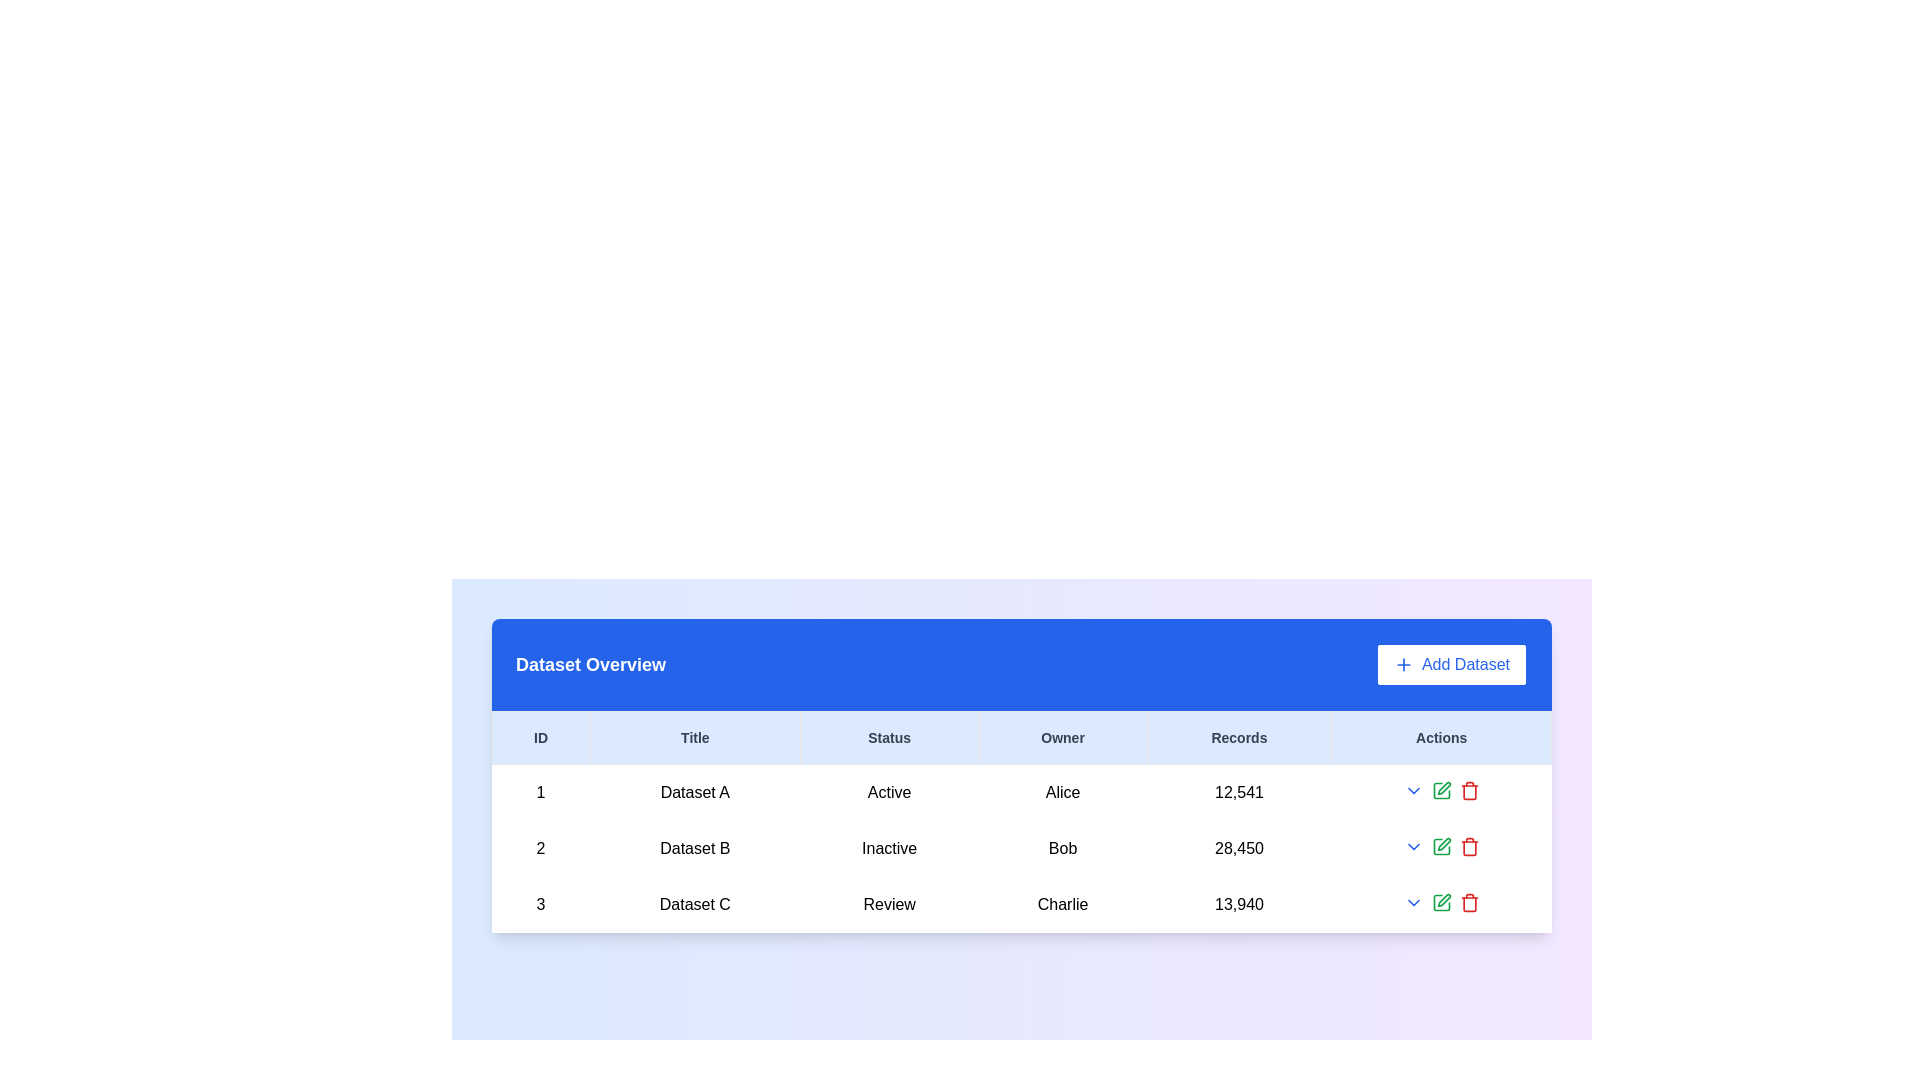 This screenshot has width=1920, height=1080. Describe the element at coordinates (1238, 848) in the screenshot. I see `the text element displaying '28,450' located under the 'Records' heading in the fifth column of the second row within the table for 'Dataset B'` at that location.